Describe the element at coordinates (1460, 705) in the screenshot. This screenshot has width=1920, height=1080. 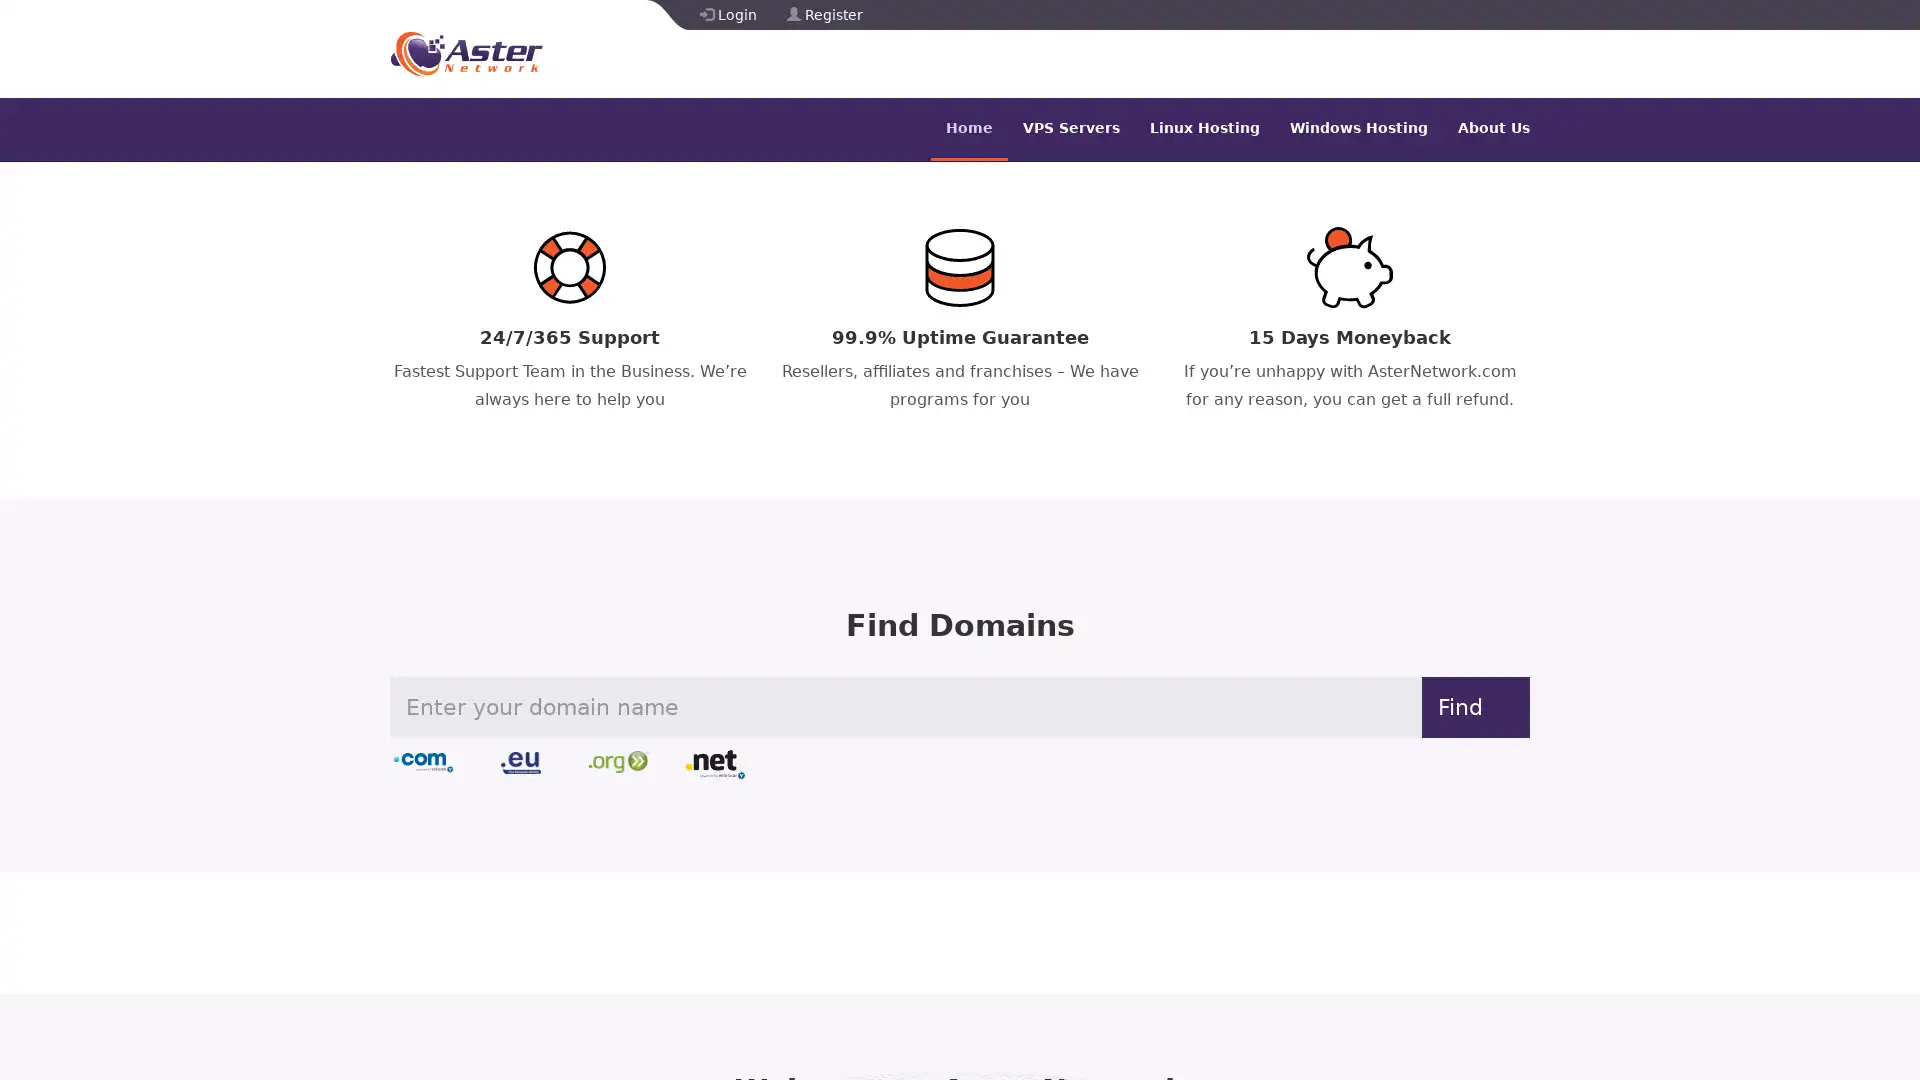
I see `Find` at that location.